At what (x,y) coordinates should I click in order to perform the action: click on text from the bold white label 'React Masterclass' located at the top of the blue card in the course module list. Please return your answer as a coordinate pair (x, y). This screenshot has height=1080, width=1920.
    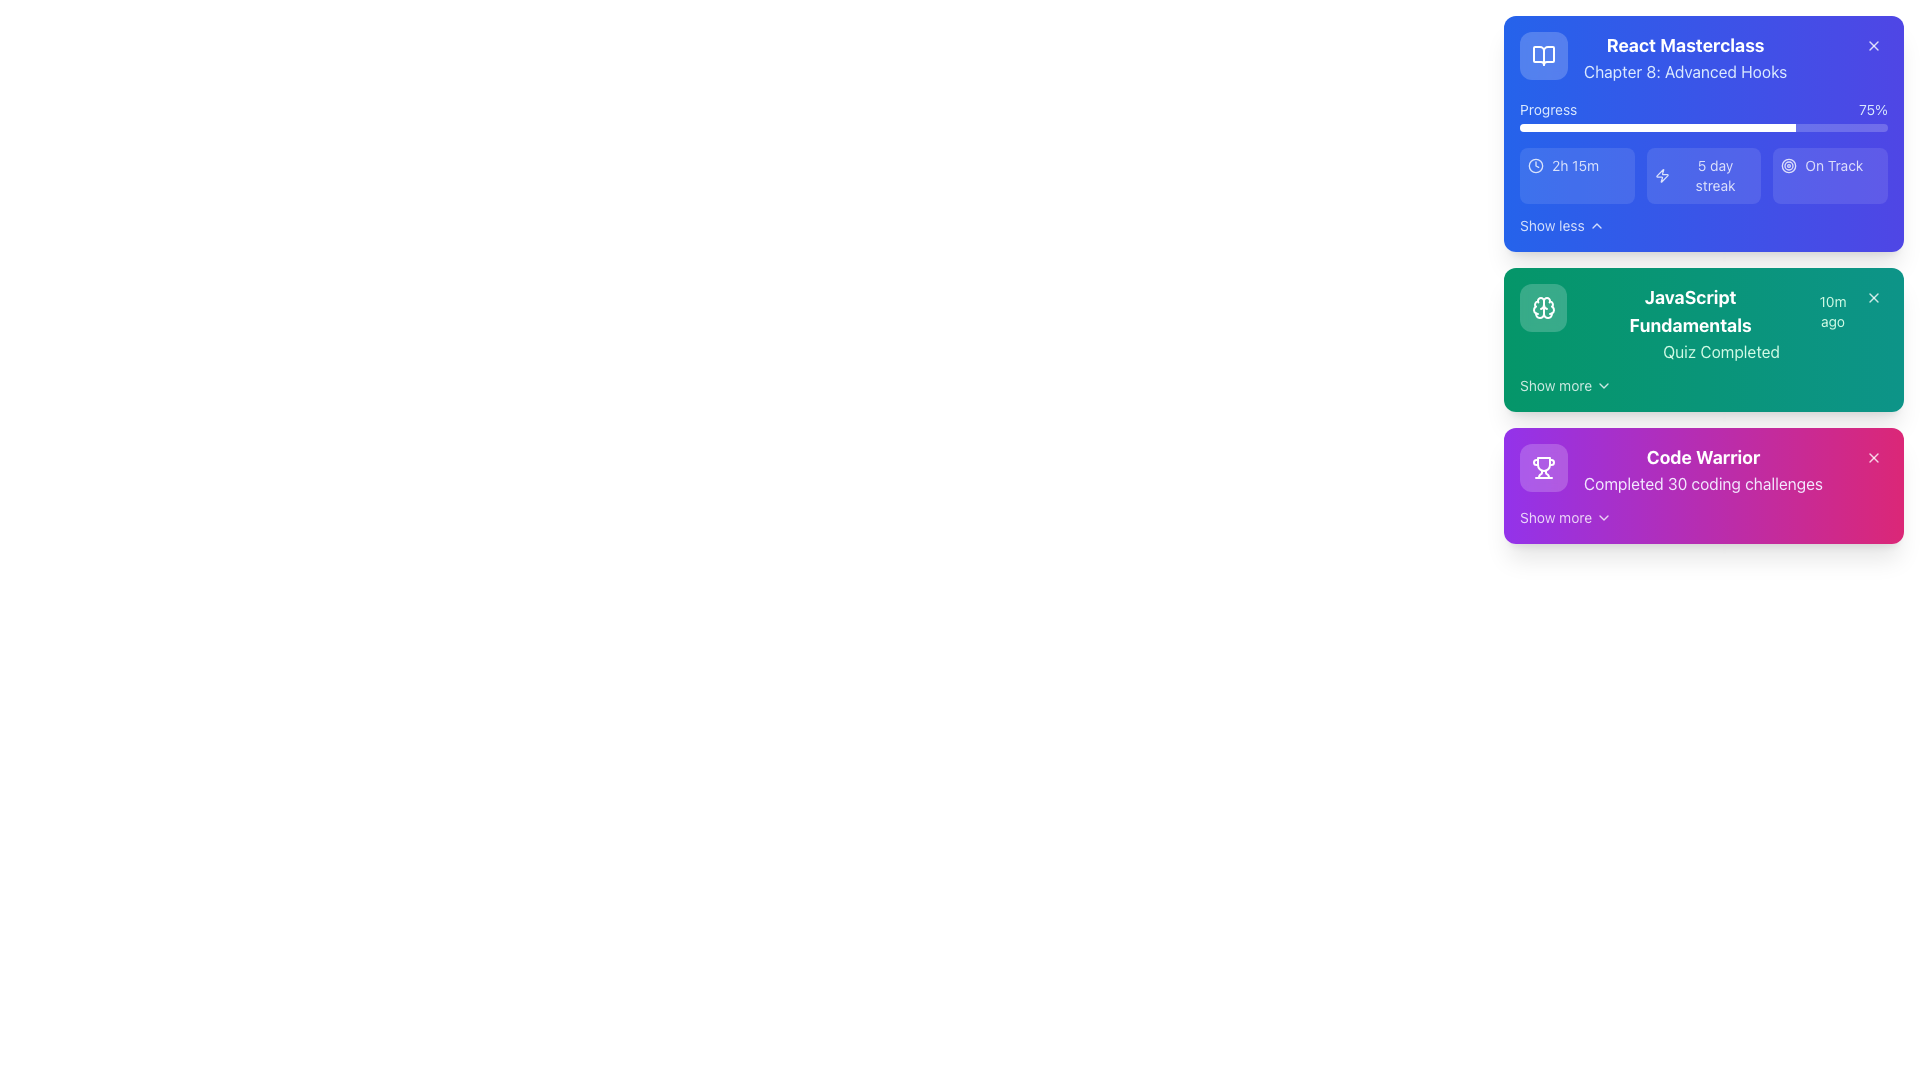
    Looking at the image, I should click on (1684, 45).